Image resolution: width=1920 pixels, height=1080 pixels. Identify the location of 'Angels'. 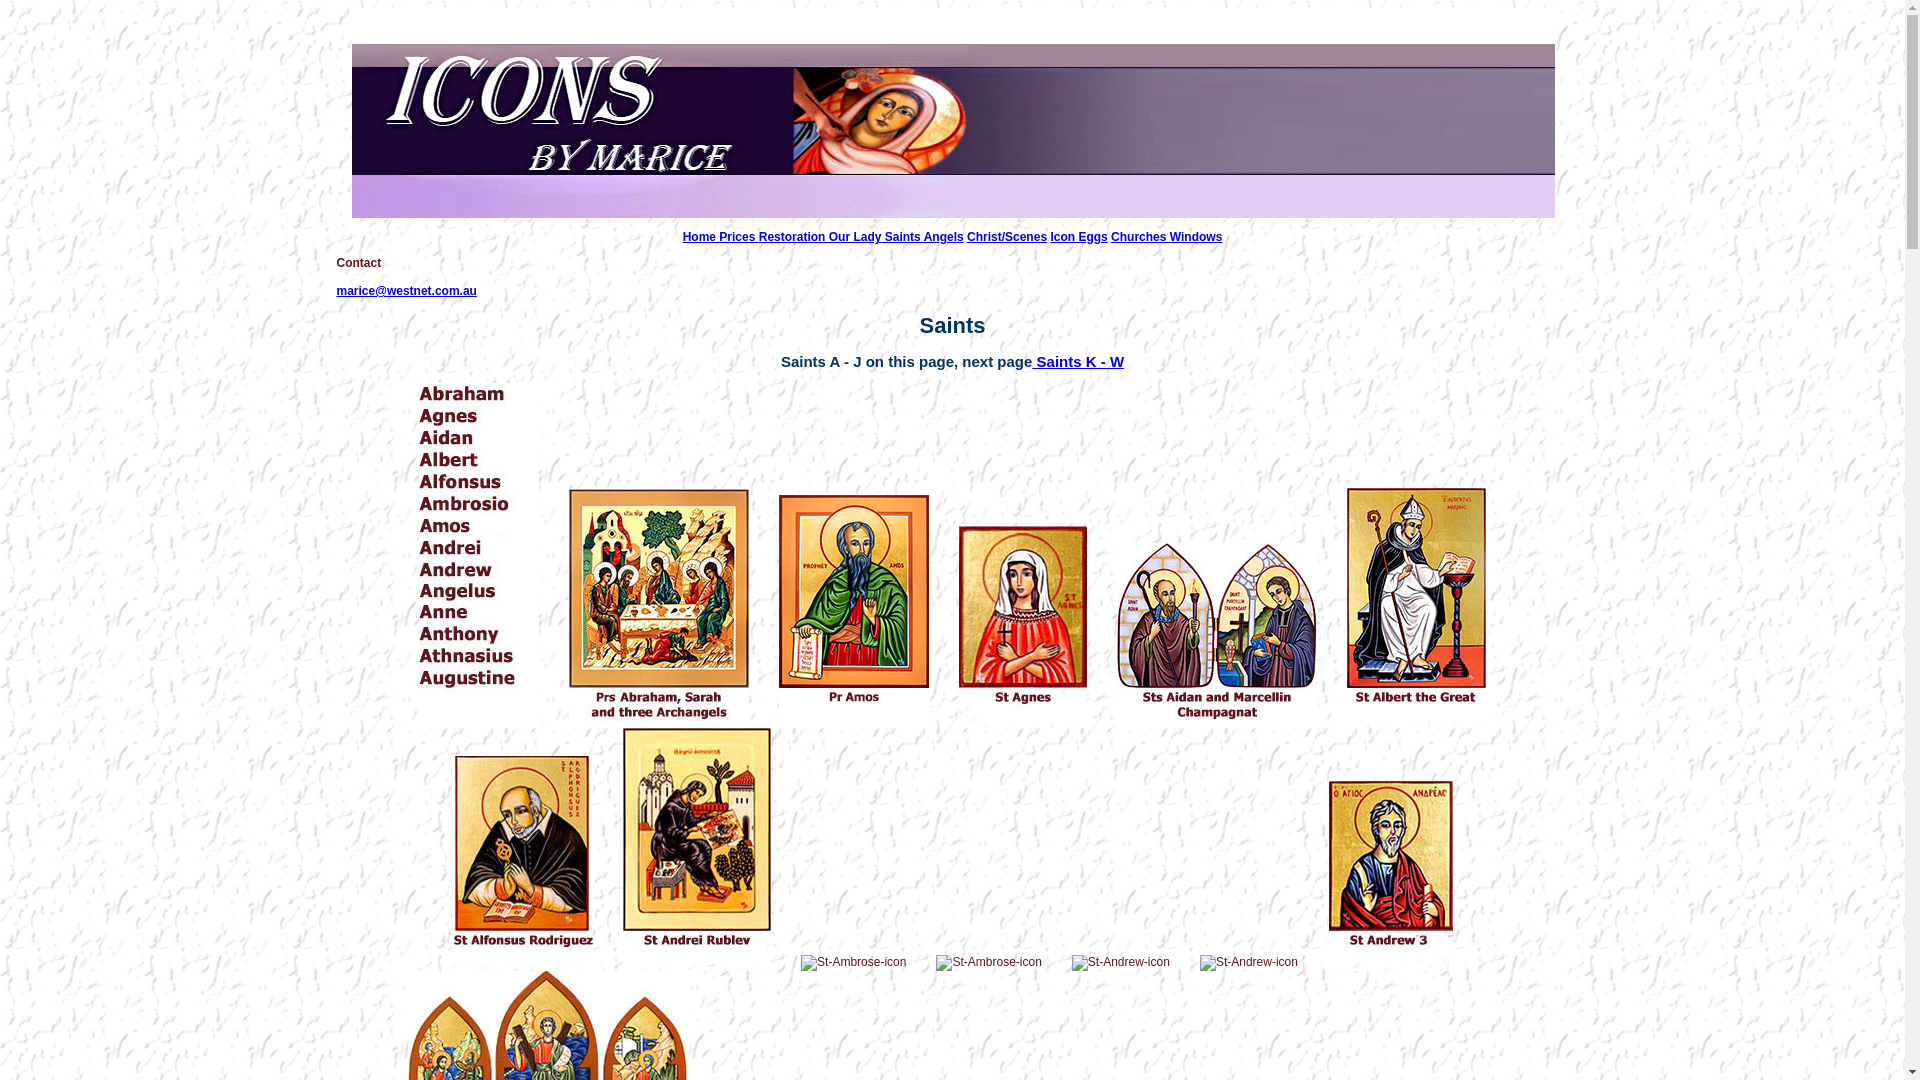
(943, 235).